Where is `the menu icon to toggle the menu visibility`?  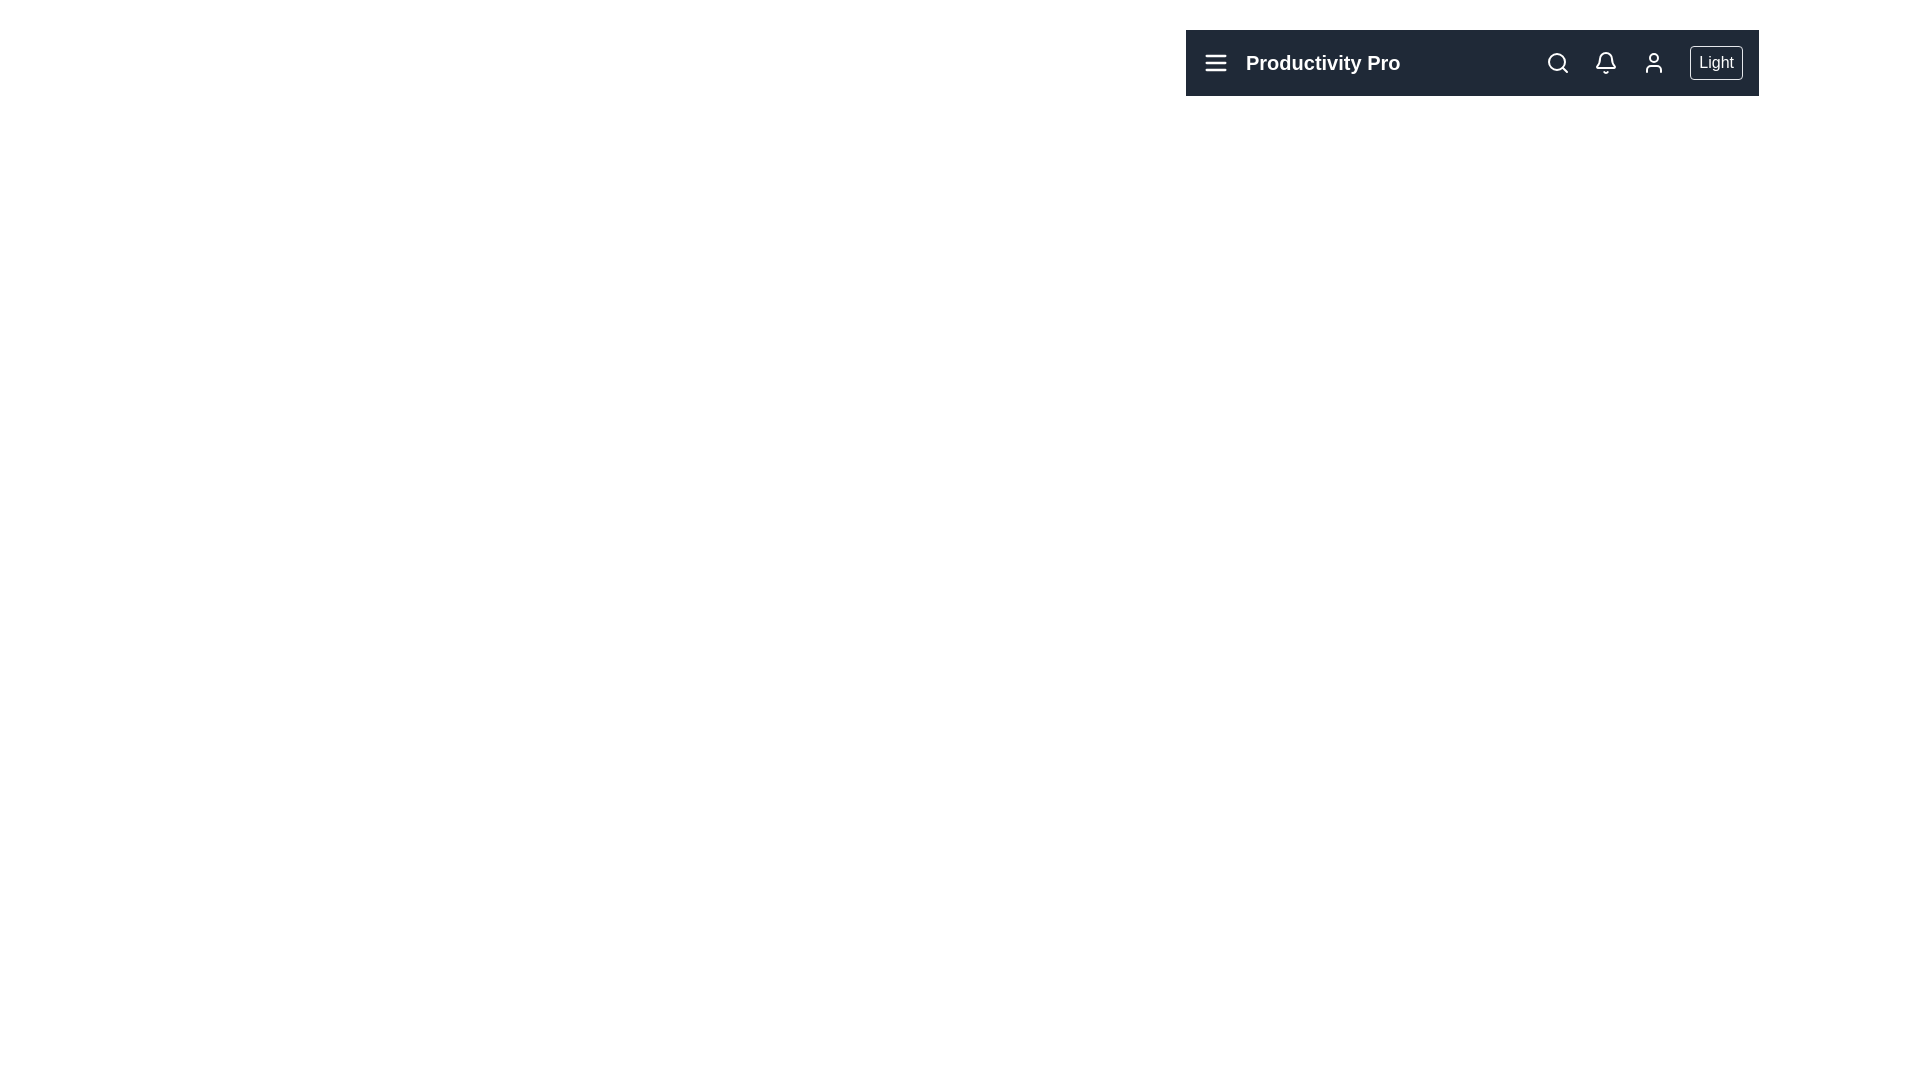 the menu icon to toggle the menu visibility is located at coordinates (1214, 61).